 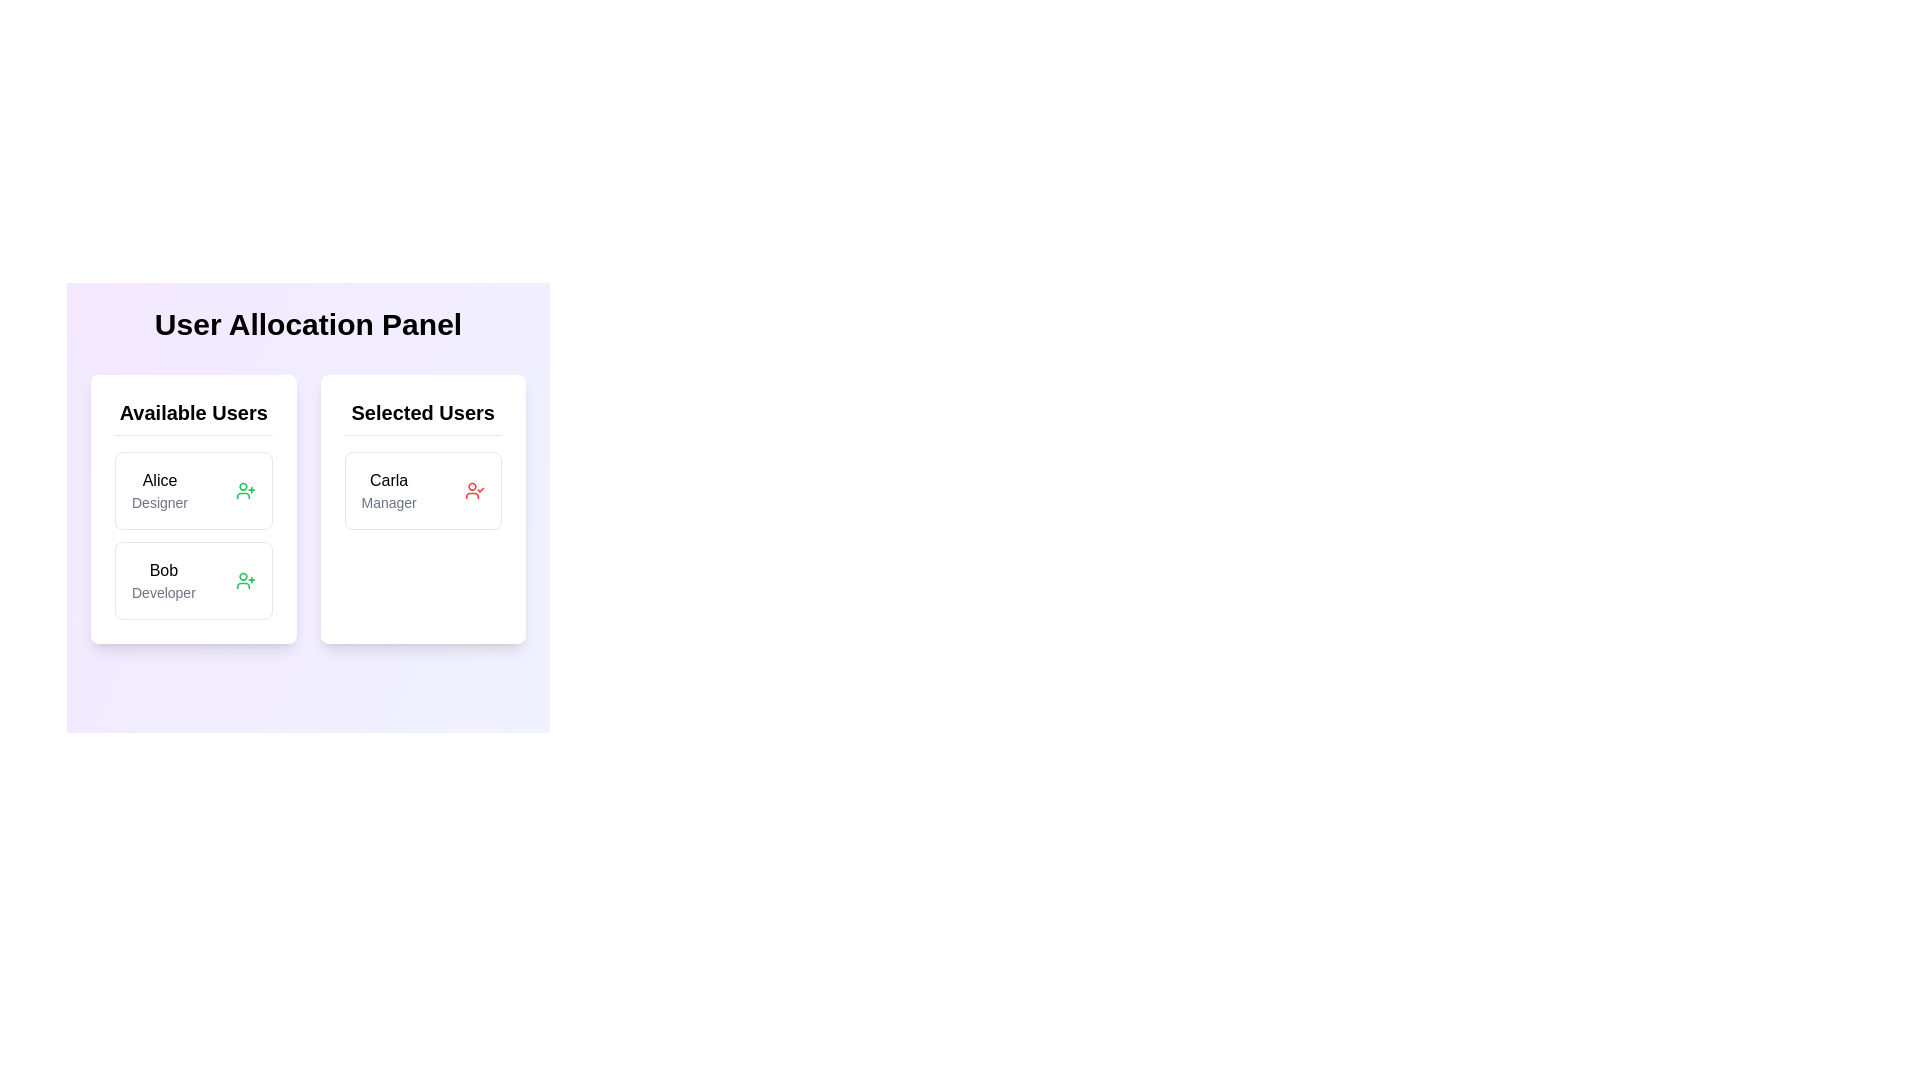 What do you see at coordinates (389, 490) in the screenshot?
I see `the Text Display element that shows 'Carla' in bold and 'Manager' in a smaller greyed-out font, located in the 'Selected Users' section of the User Allocation Panel` at bounding box center [389, 490].